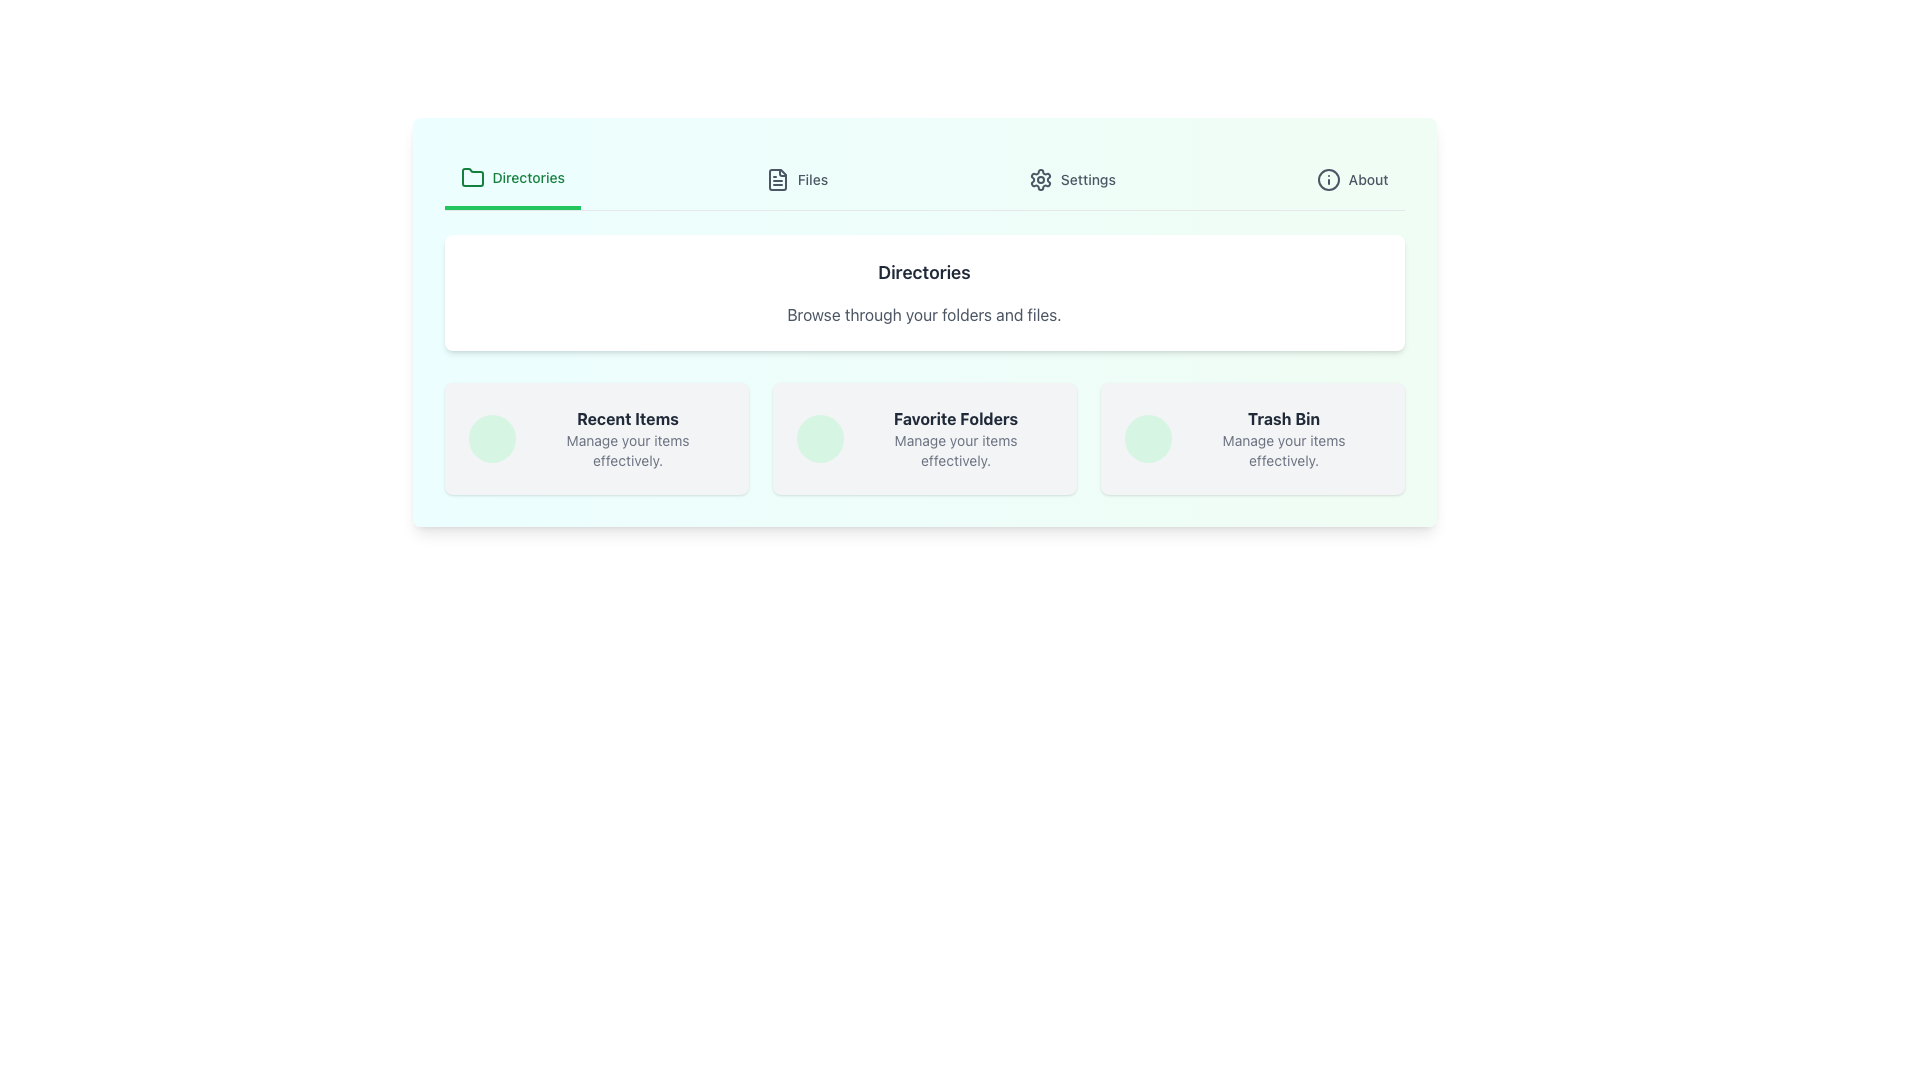  Describe the element at coordinates (595, 438) in the screenshot. I see `the 'Recent Items' clickable card, which is the first element in a three-column grid layout` at that location.